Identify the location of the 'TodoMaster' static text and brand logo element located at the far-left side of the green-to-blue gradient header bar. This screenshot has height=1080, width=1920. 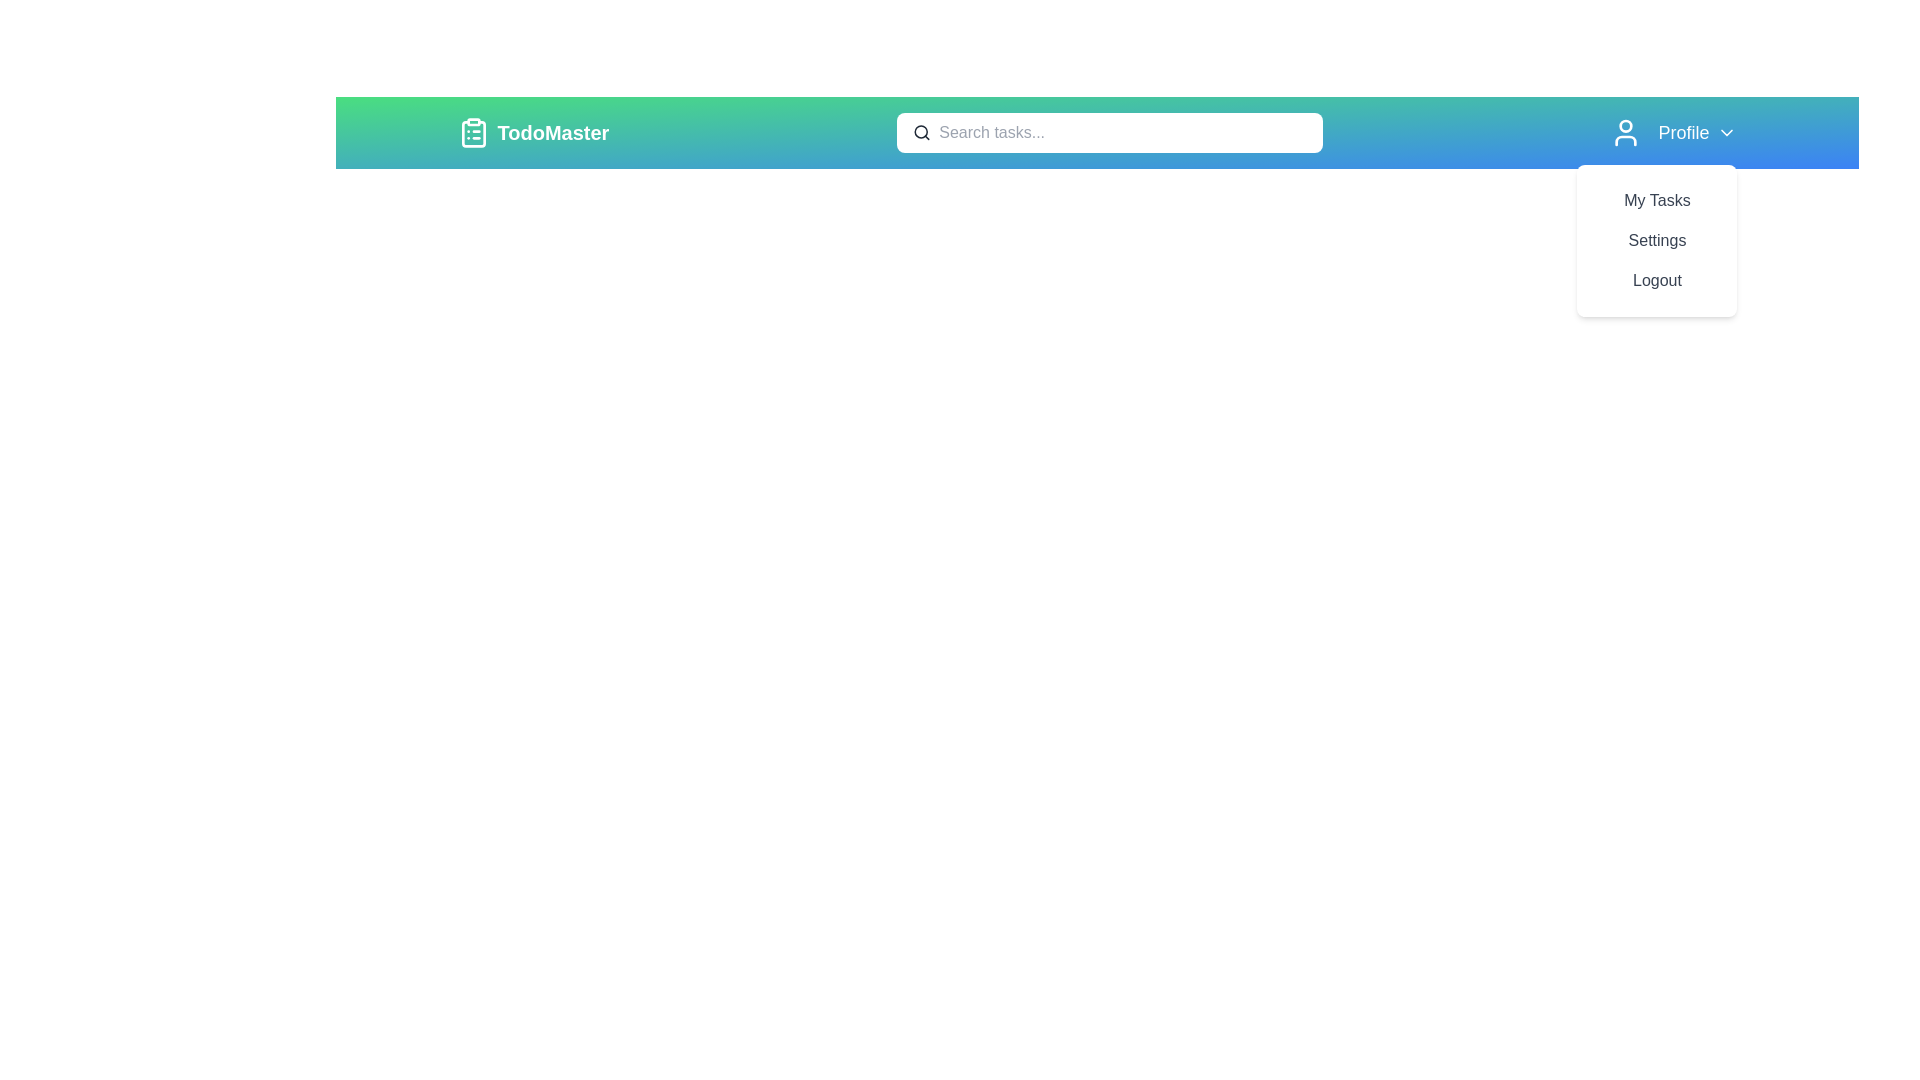
(533, 132).